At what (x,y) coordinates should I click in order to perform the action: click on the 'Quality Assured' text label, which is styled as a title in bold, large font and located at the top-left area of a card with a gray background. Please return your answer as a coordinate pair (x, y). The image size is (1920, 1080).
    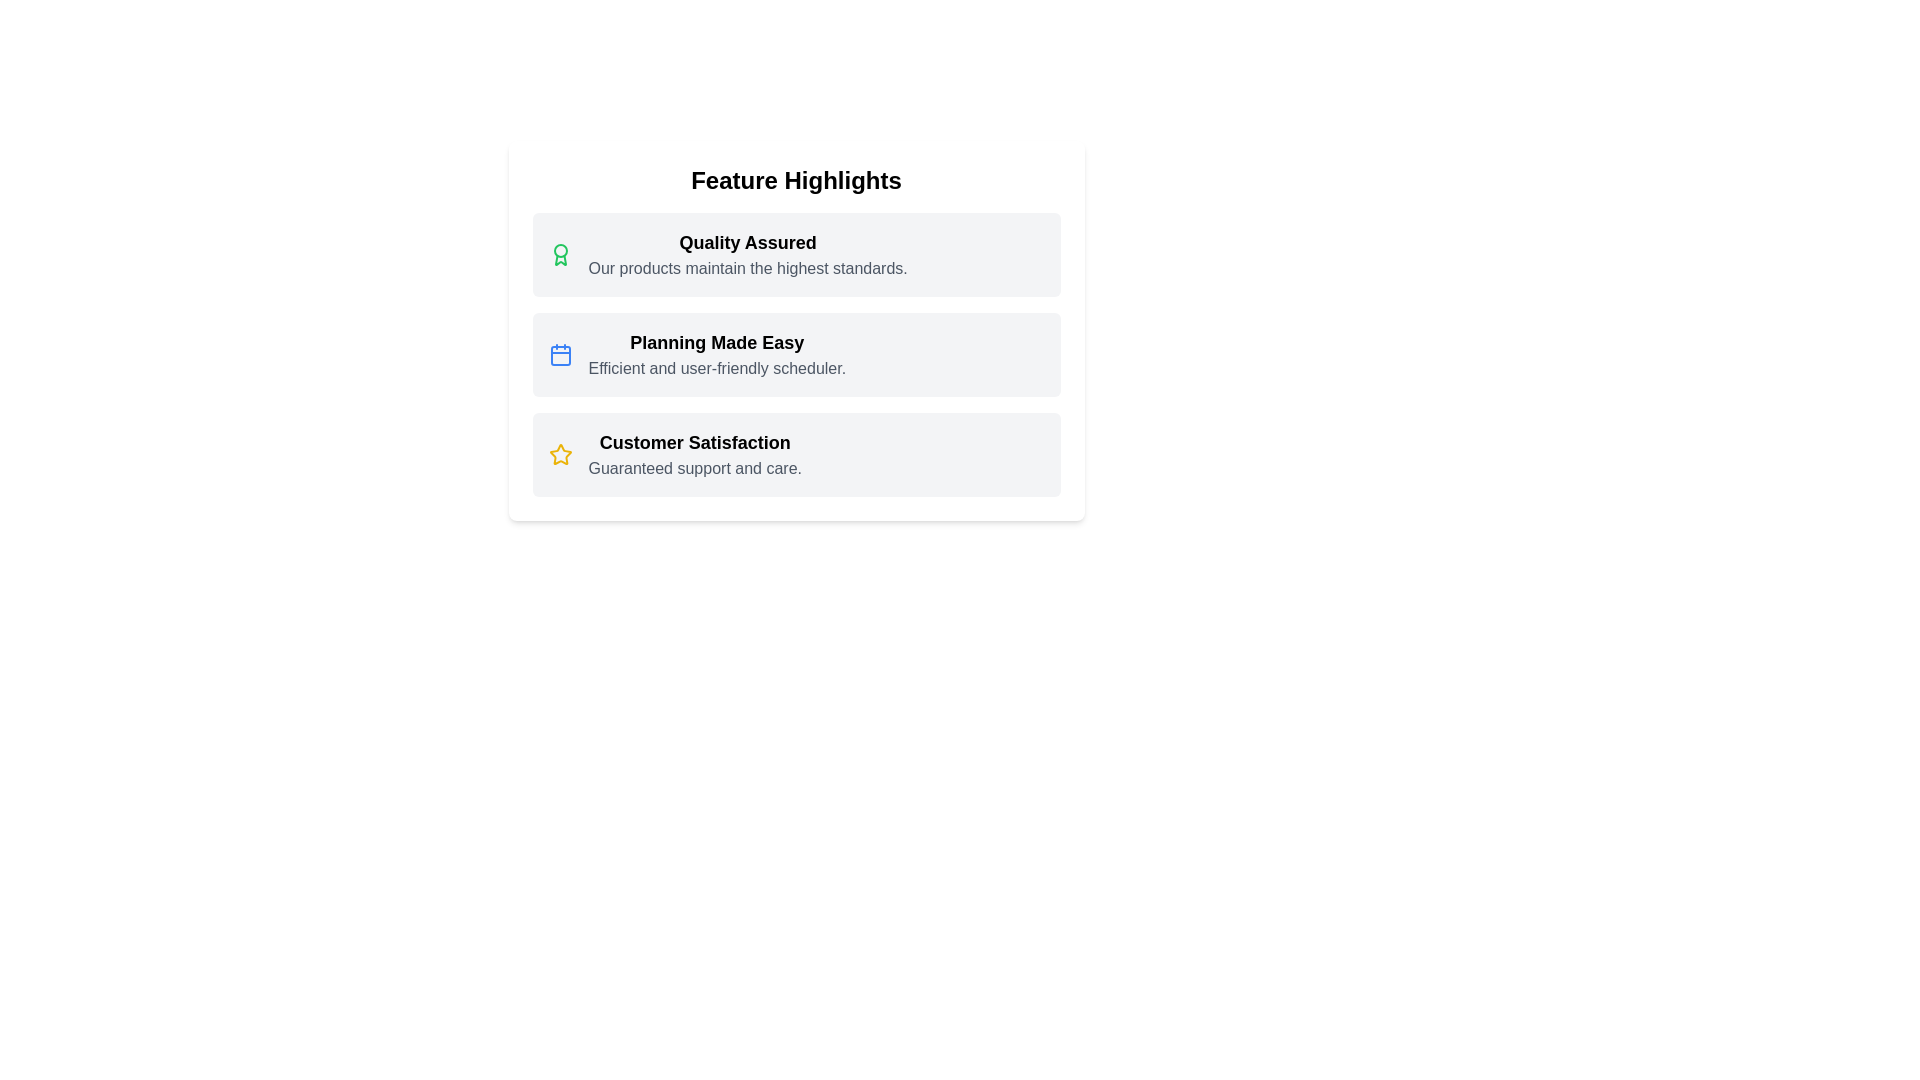
    Looking at the image, I should click on (747, 242).